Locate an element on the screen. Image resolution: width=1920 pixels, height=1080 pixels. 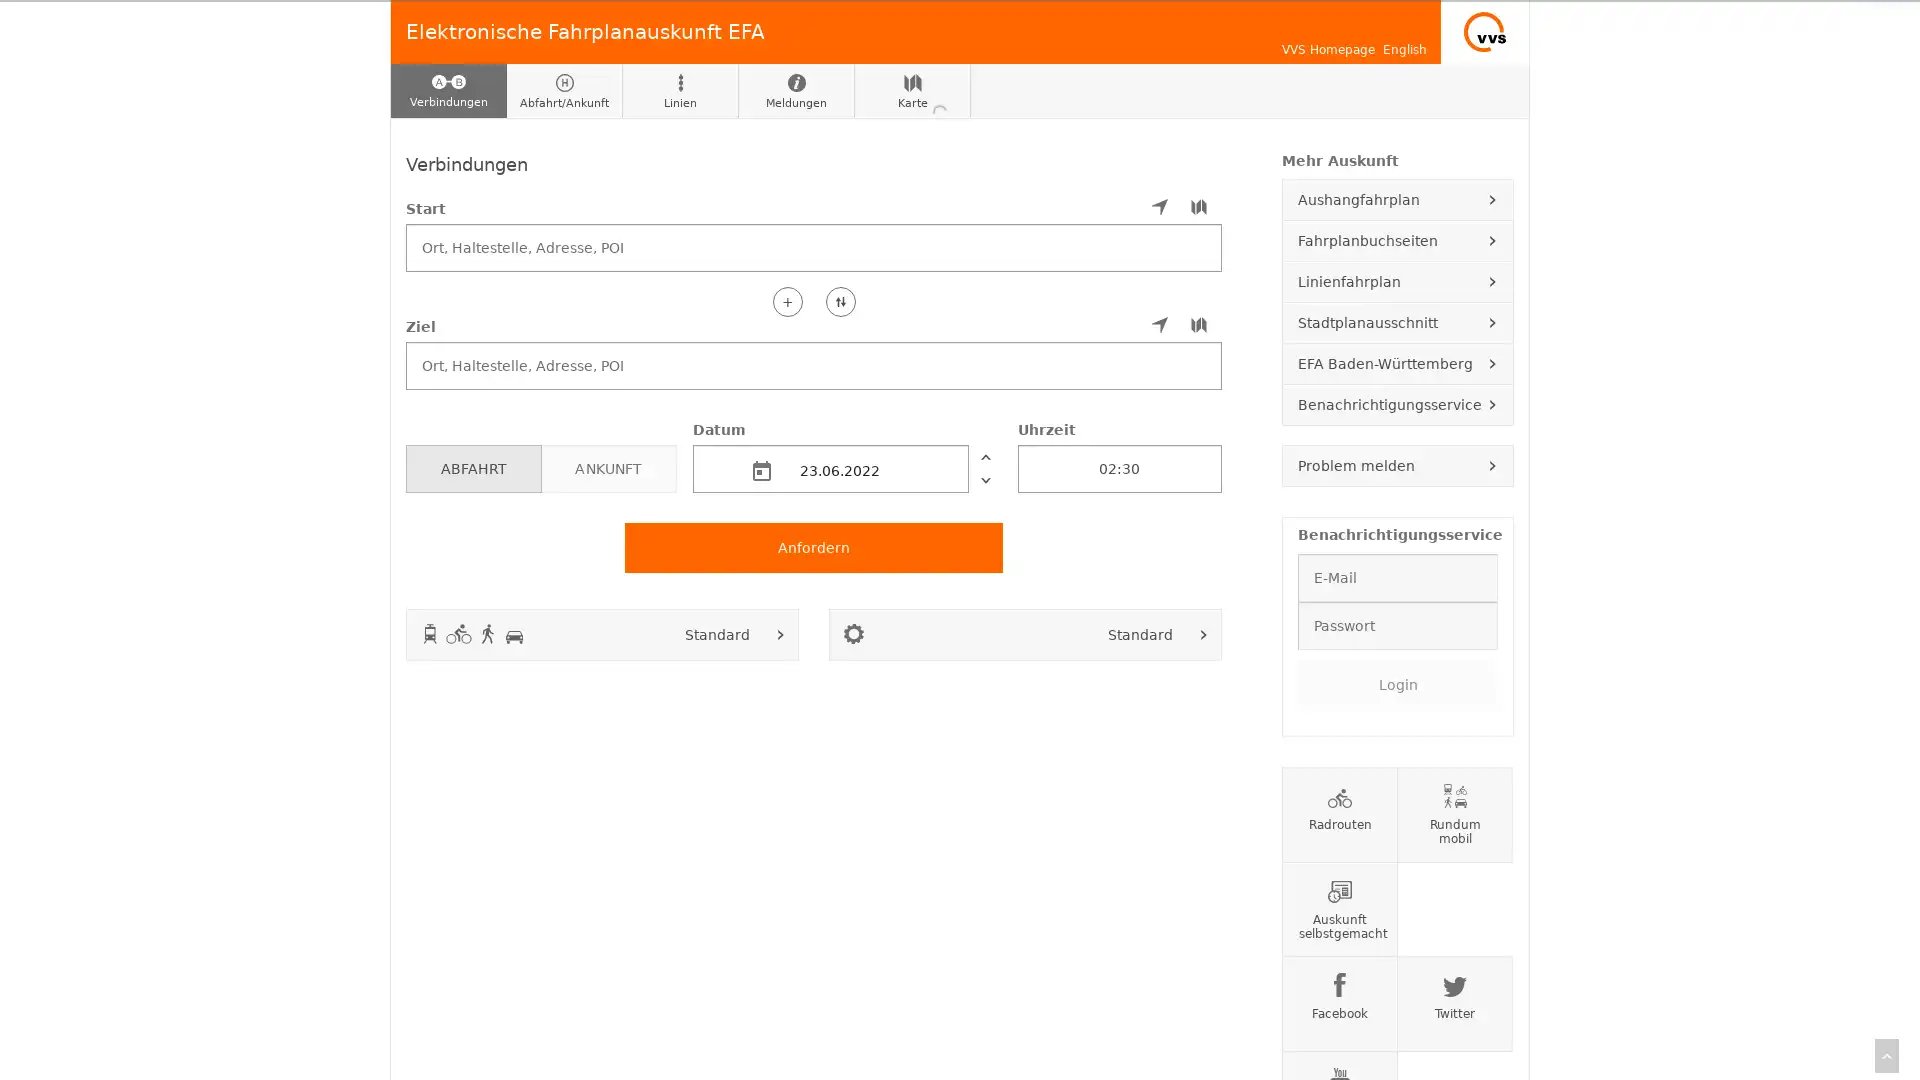
Linien is located at coordinates (681, 91).